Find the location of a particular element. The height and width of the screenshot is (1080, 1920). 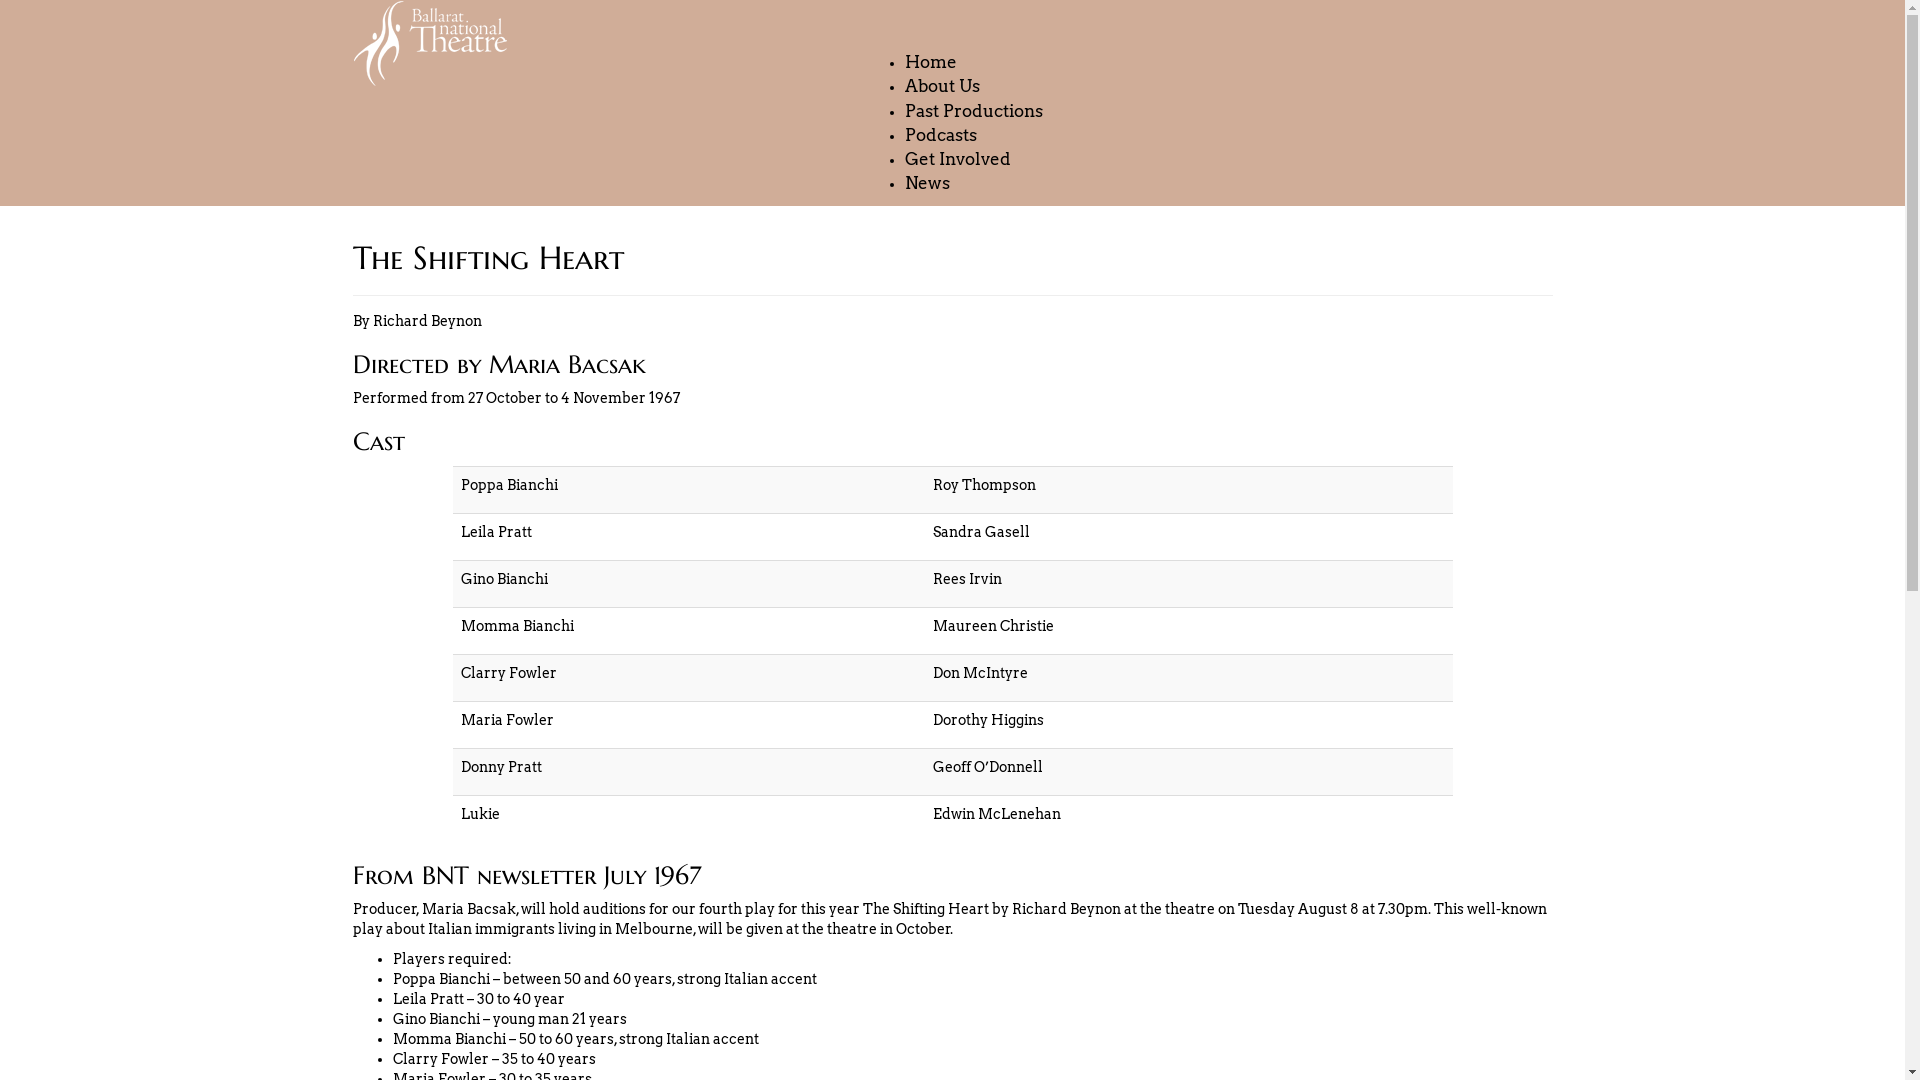

'Past Productions' is located at coordinates (974, 111).